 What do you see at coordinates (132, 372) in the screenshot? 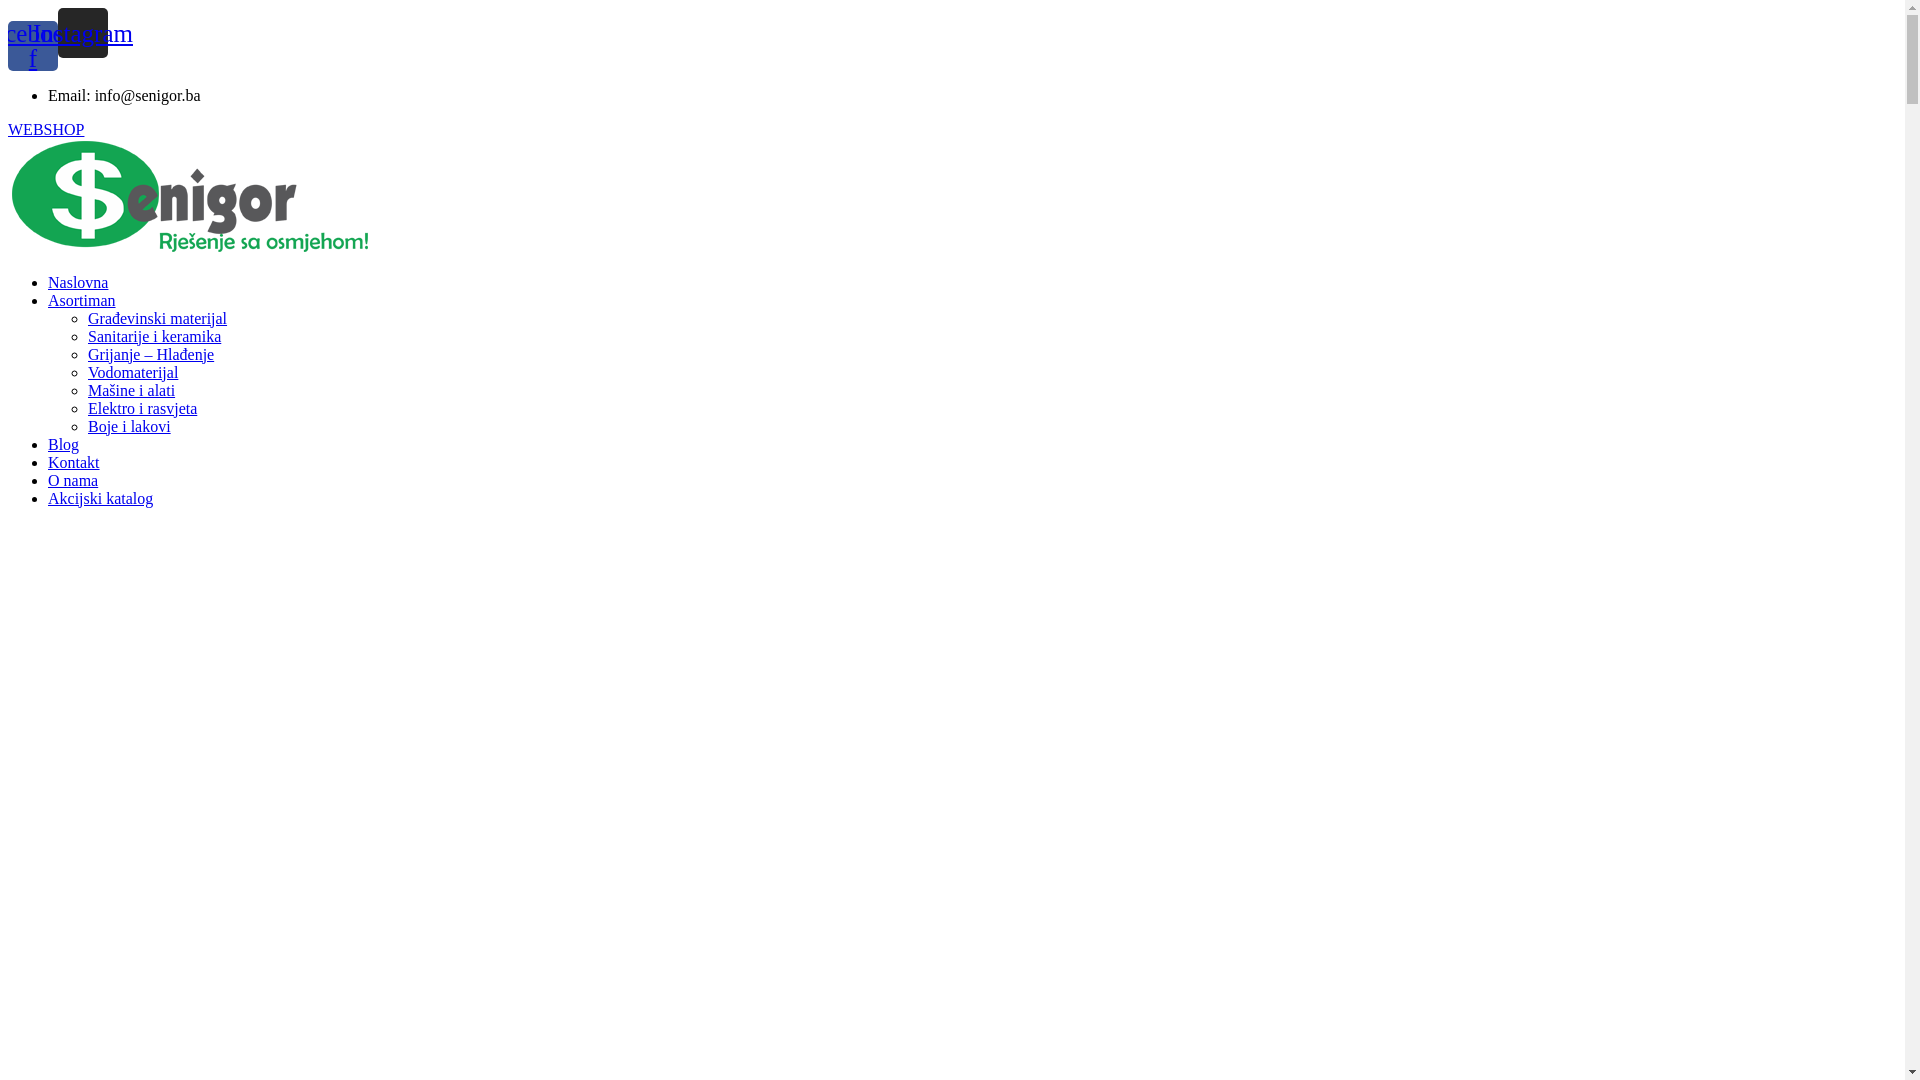
I see `'Vodomaterijal'` at bounding box center [132, 372].